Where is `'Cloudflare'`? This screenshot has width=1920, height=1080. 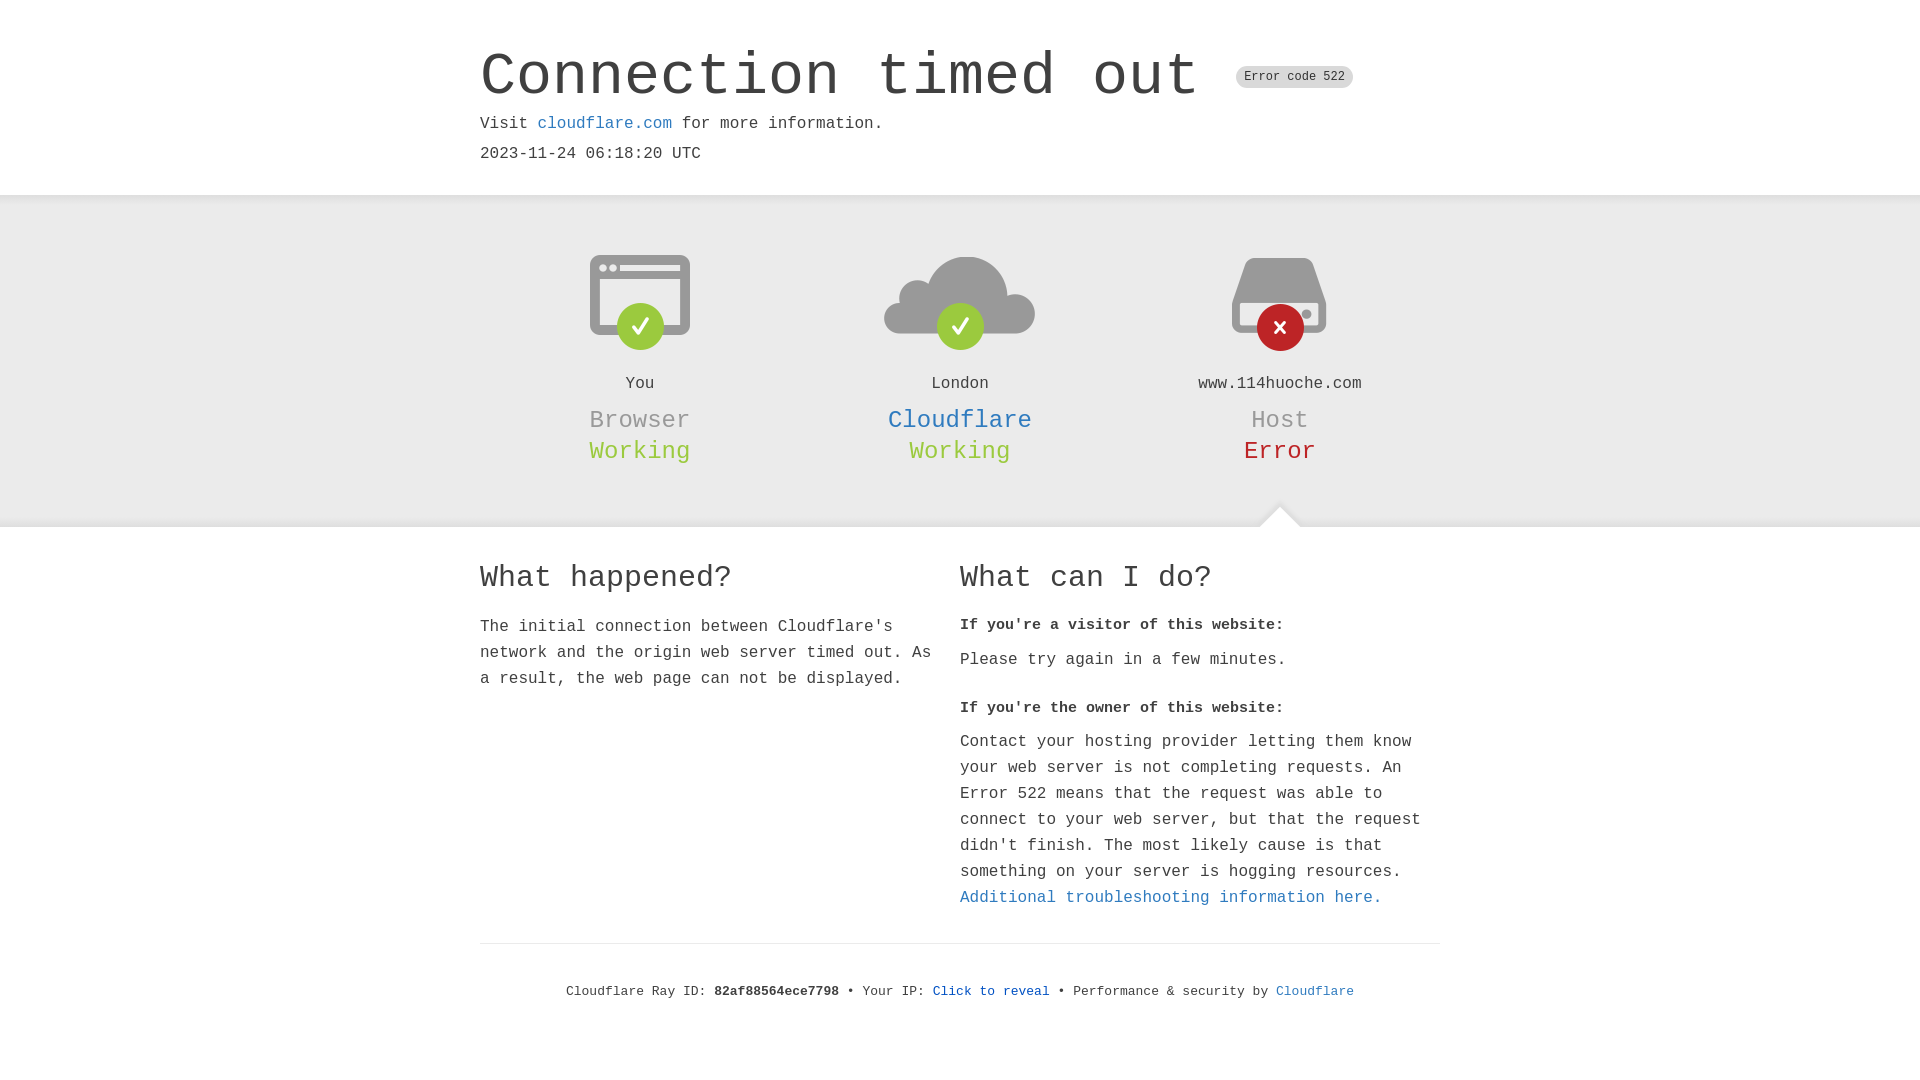 'Cloudflare' is located at coordinates (960, 419).